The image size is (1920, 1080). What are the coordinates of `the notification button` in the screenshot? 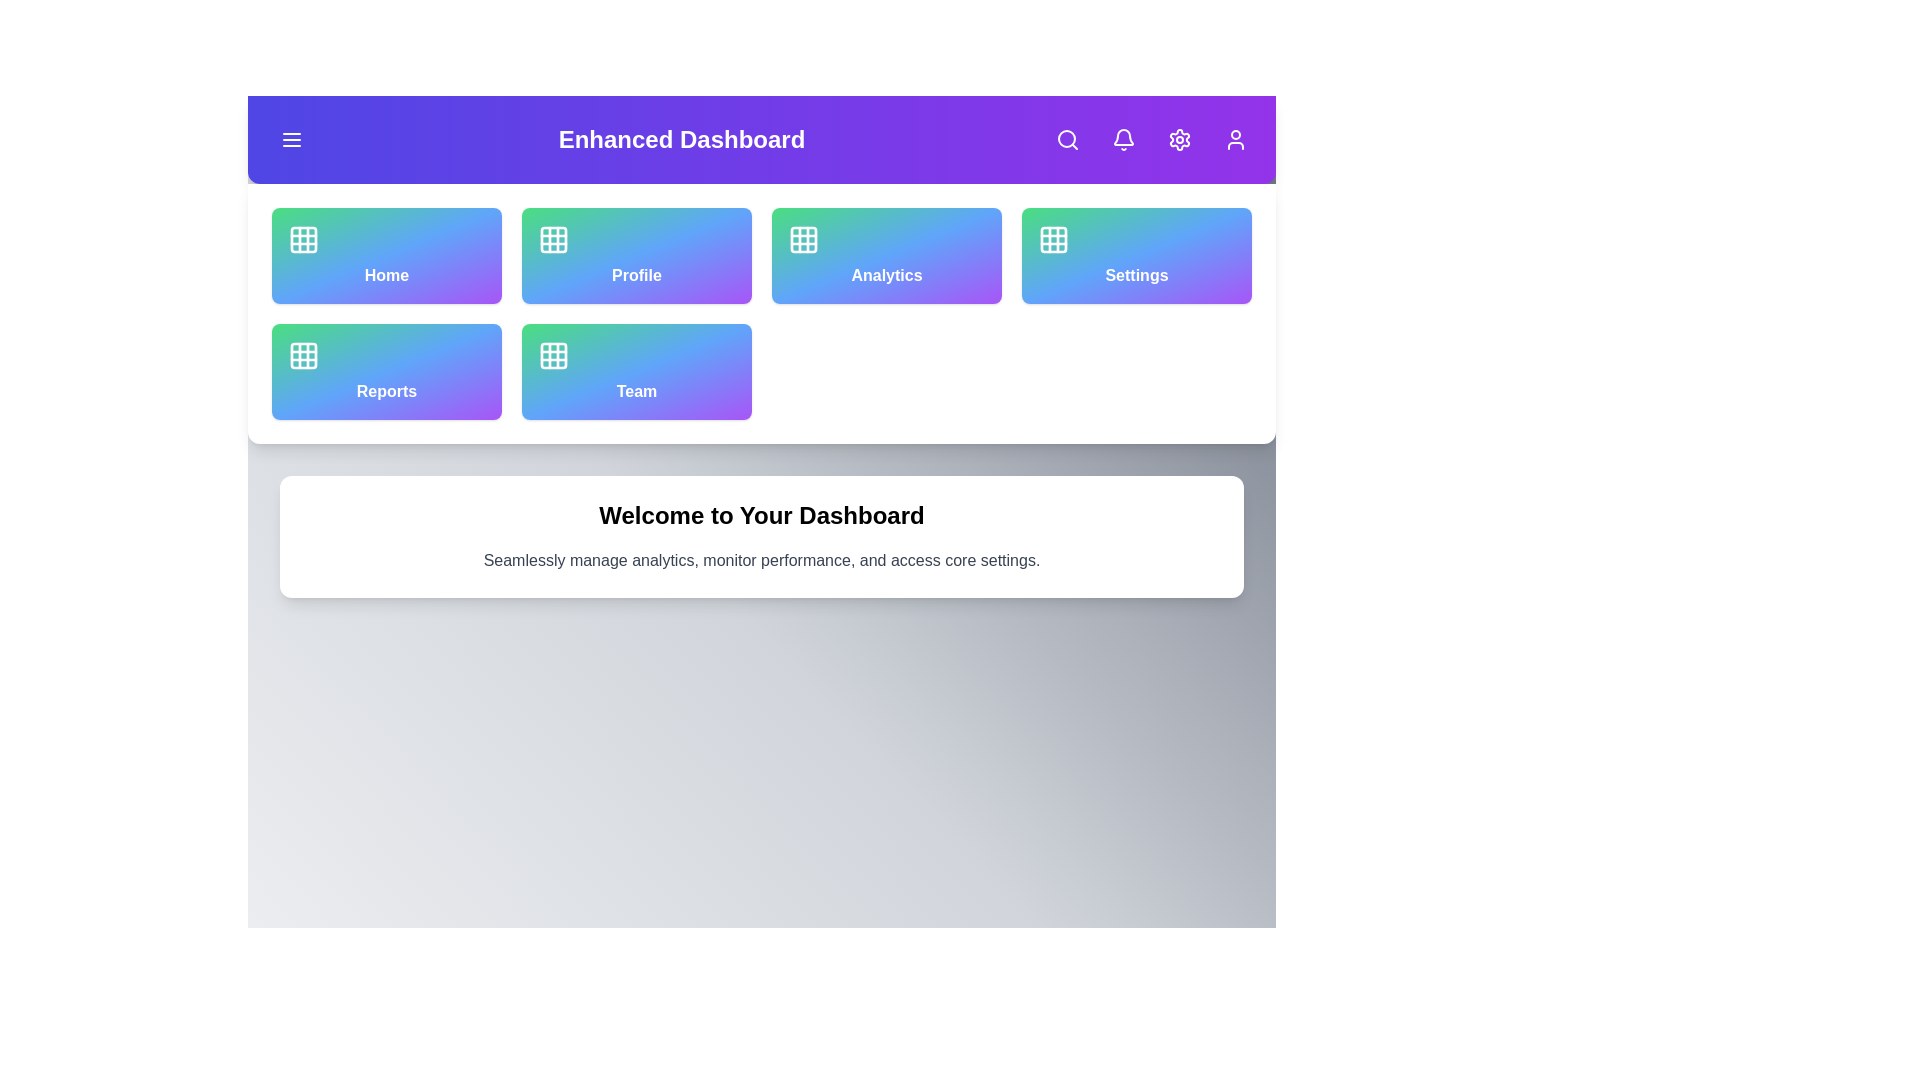 It's located at (1123, 138).